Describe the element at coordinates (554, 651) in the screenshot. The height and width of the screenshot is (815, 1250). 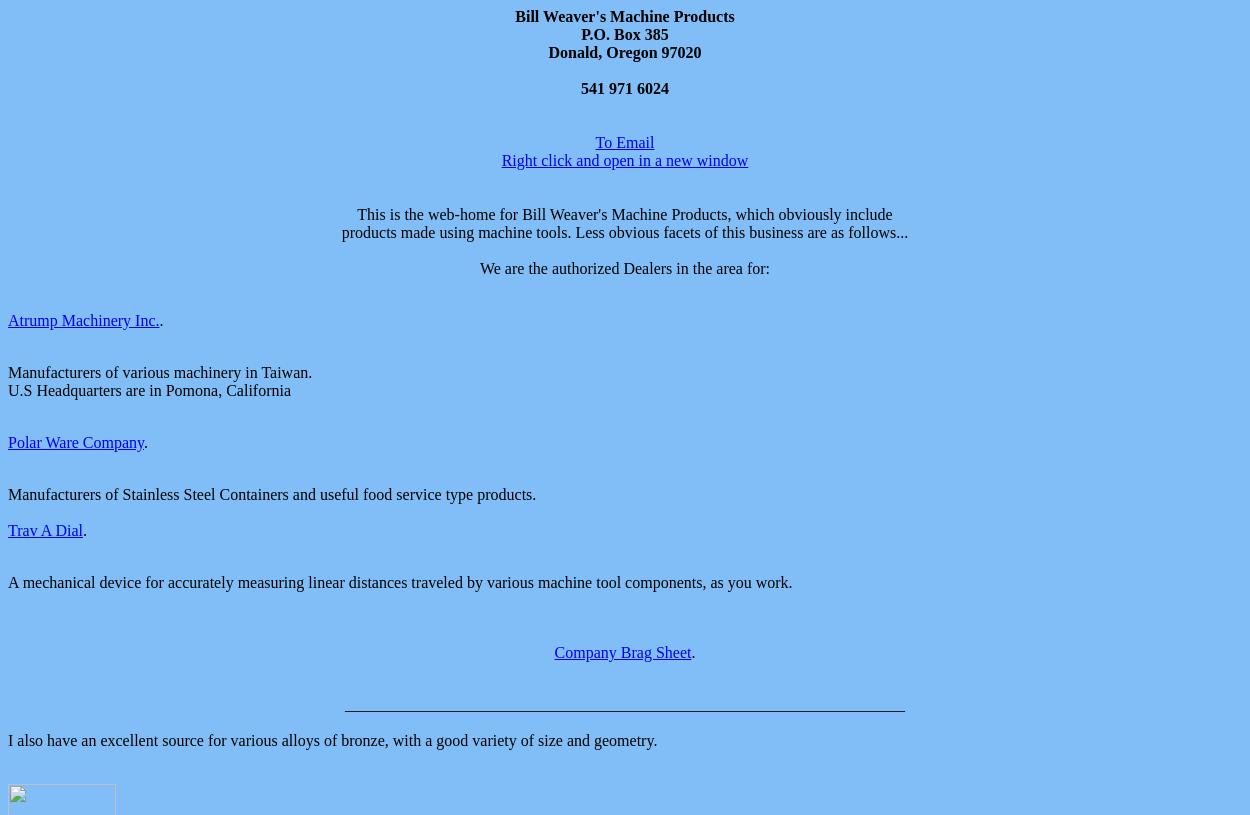
I see `'Company Brag Sheet'` at that location.